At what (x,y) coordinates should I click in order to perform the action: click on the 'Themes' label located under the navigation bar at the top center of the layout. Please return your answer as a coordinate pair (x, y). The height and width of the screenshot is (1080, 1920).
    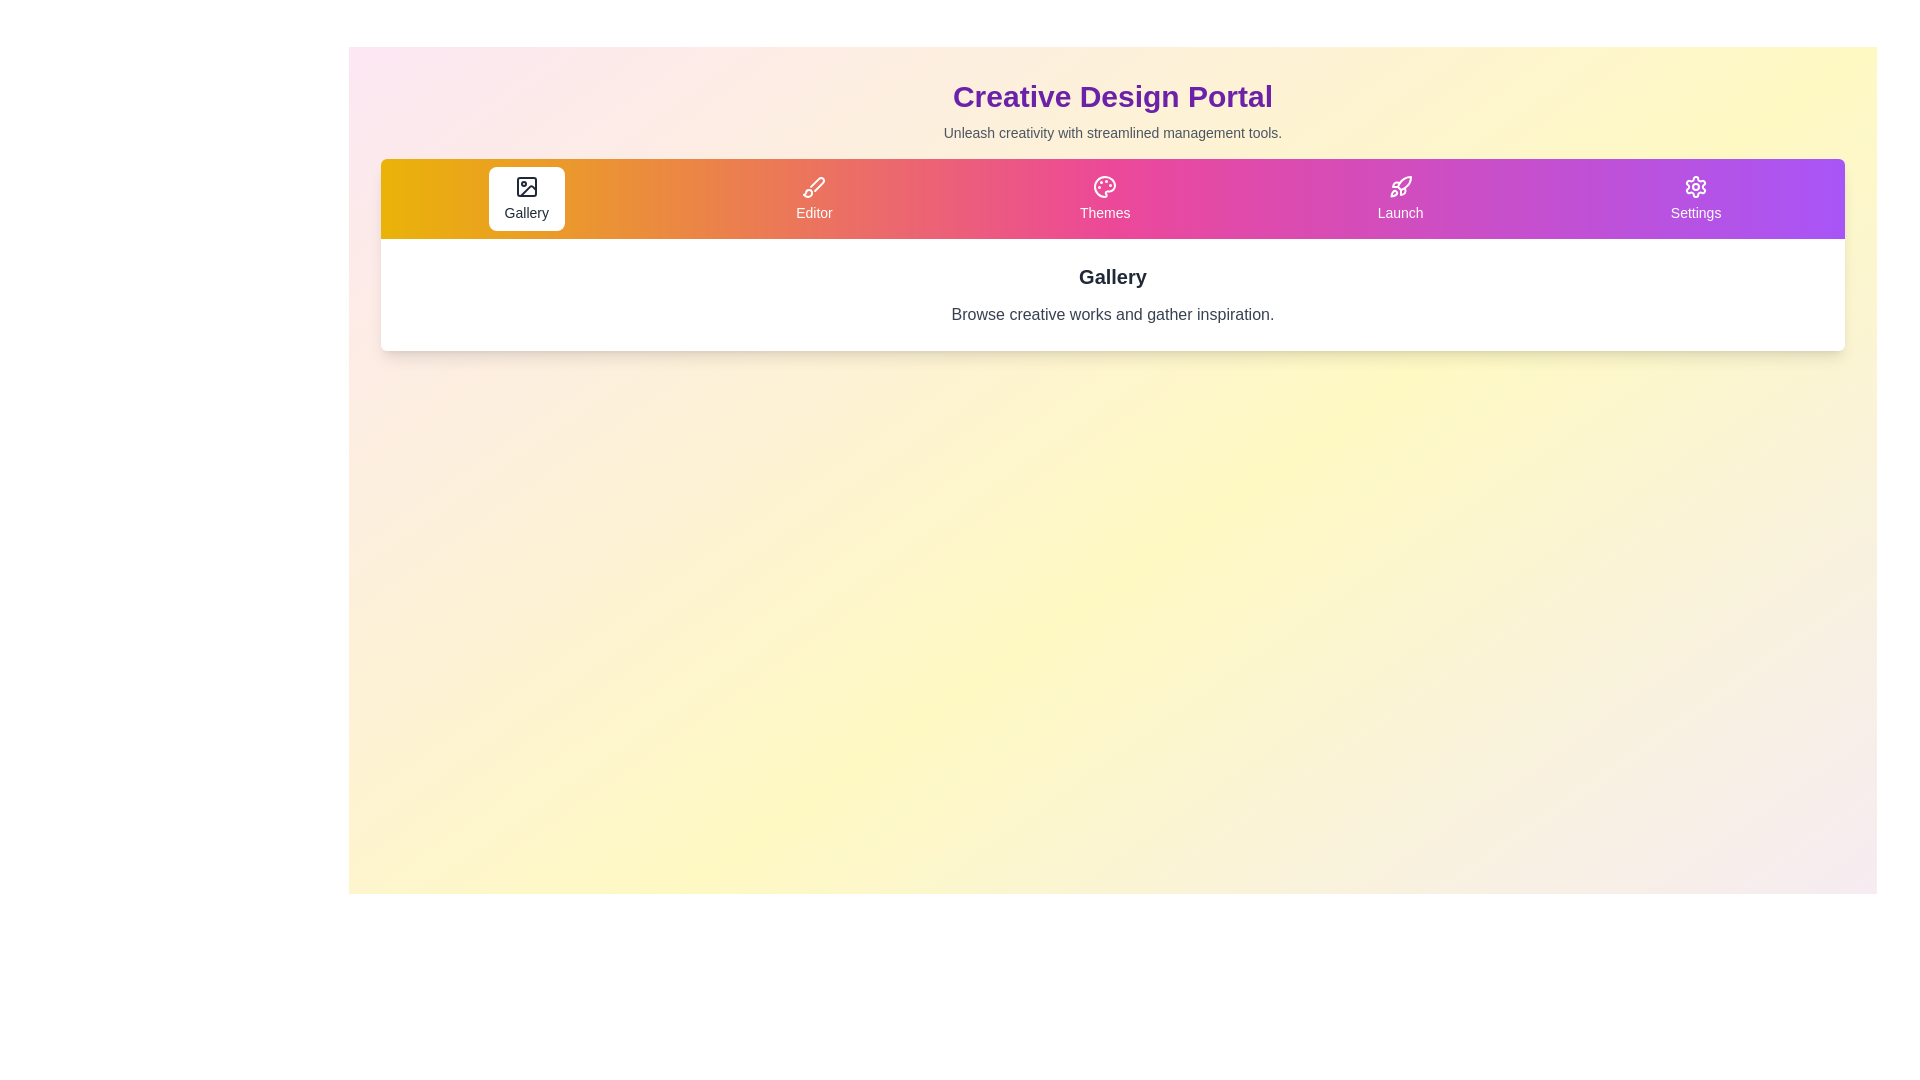
    Looking at the image, I should click on (1104, 212).